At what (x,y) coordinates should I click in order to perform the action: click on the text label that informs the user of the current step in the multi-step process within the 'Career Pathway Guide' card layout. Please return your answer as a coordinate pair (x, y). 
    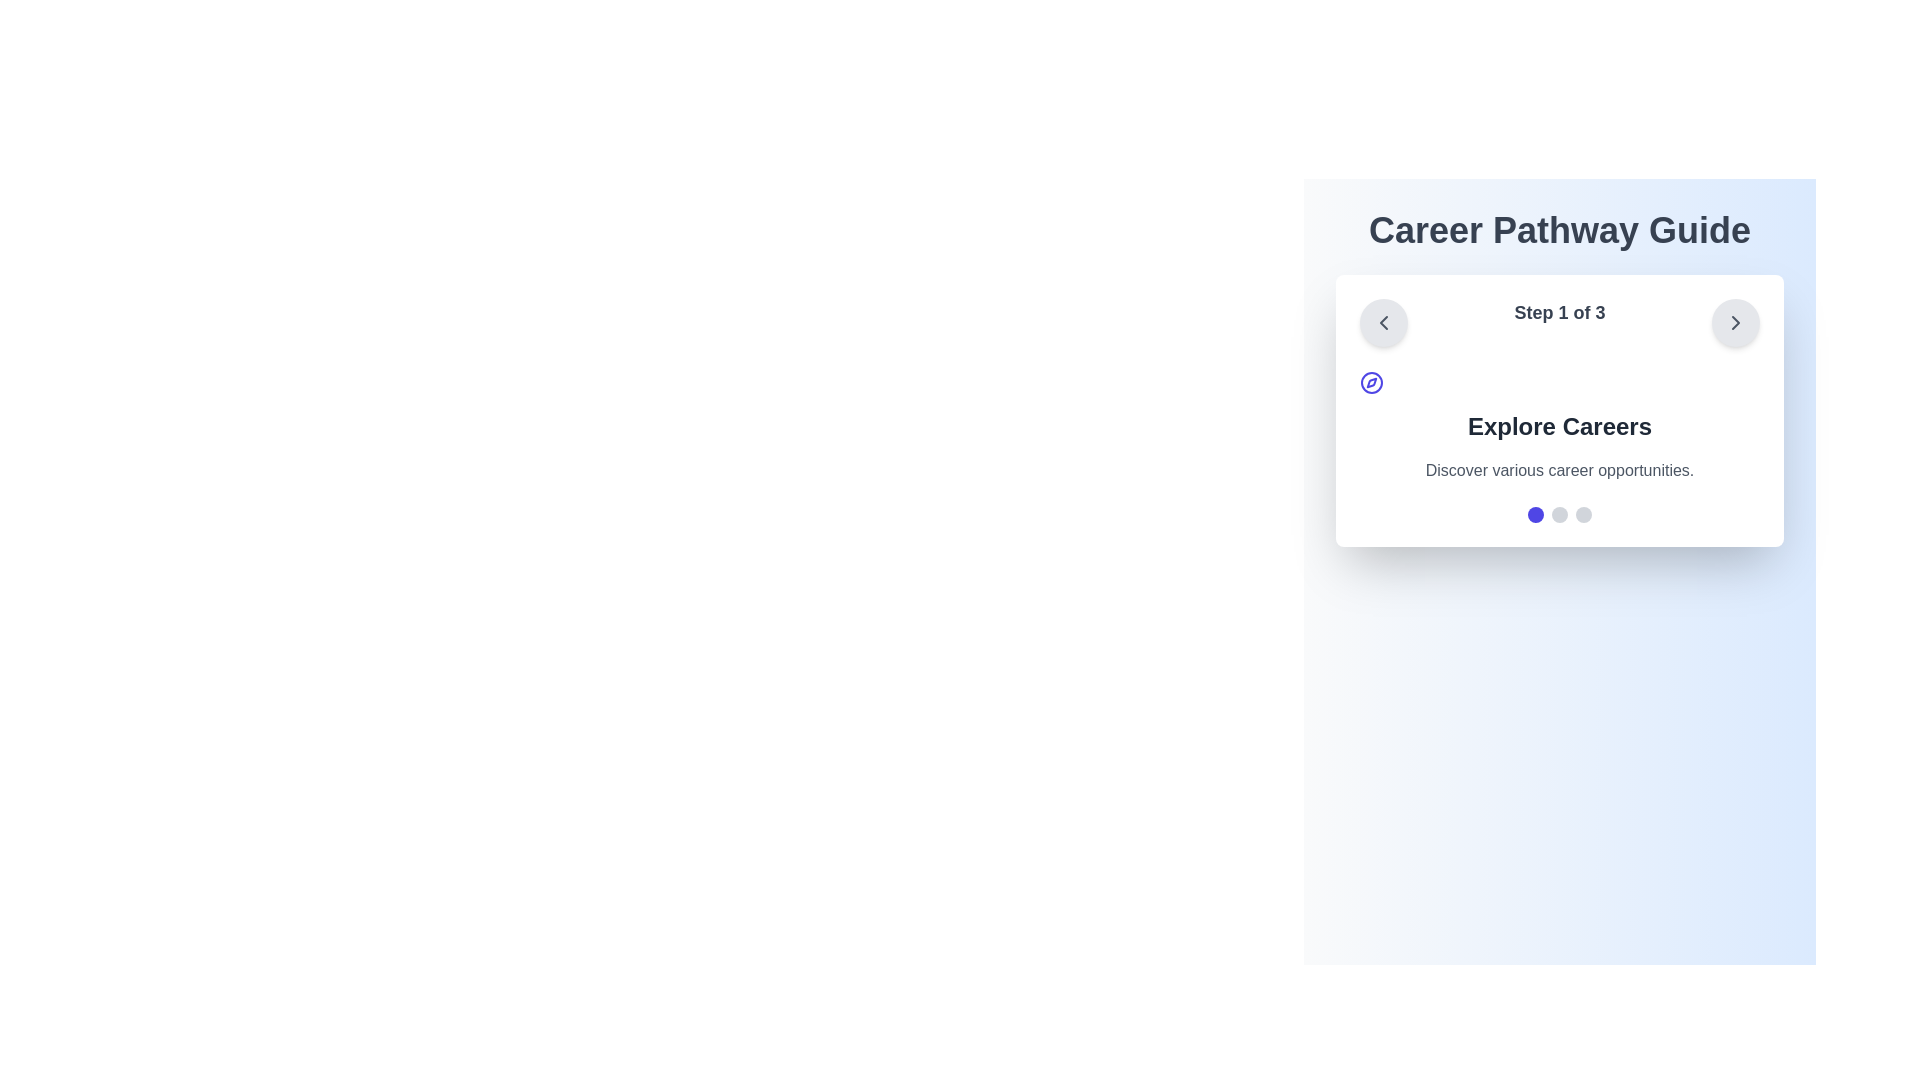
    Looking at the image, I should click on (1559, 322).